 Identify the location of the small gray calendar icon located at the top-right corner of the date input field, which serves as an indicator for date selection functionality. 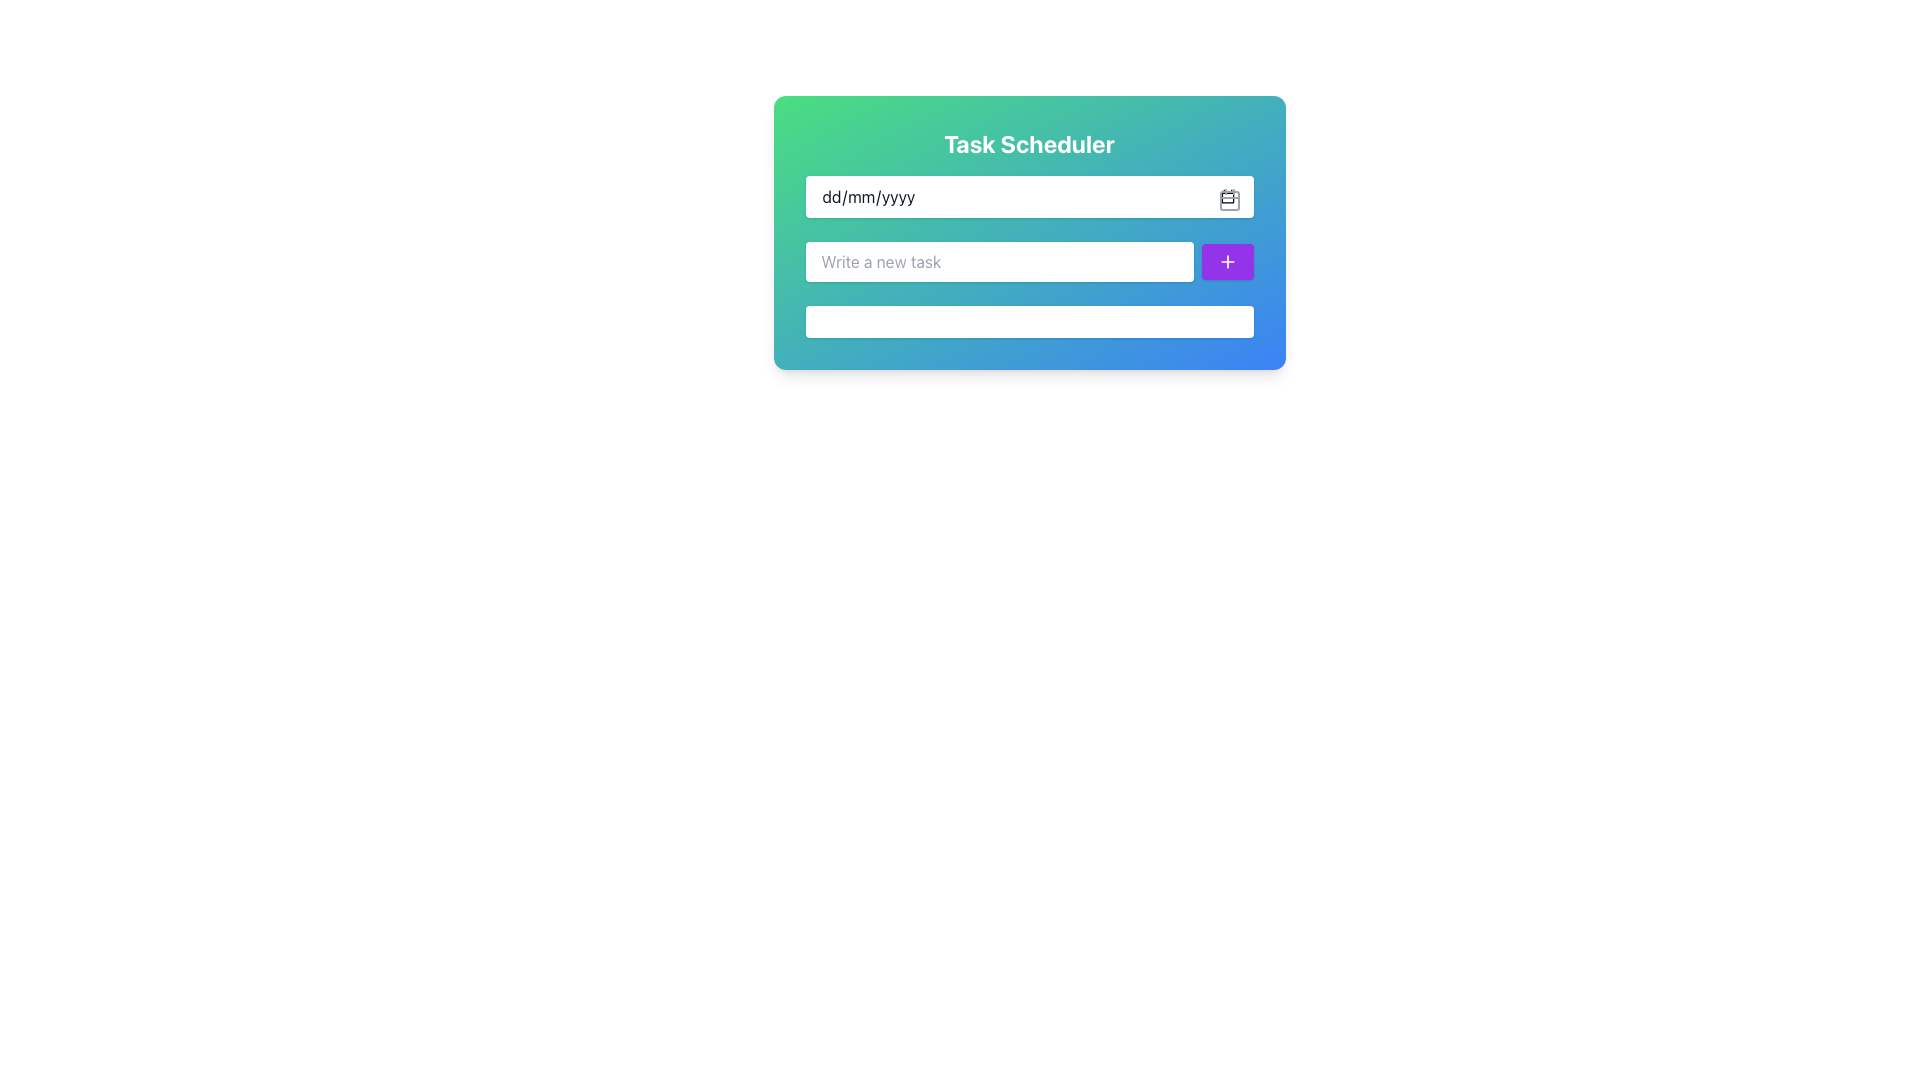
(1228, 200).